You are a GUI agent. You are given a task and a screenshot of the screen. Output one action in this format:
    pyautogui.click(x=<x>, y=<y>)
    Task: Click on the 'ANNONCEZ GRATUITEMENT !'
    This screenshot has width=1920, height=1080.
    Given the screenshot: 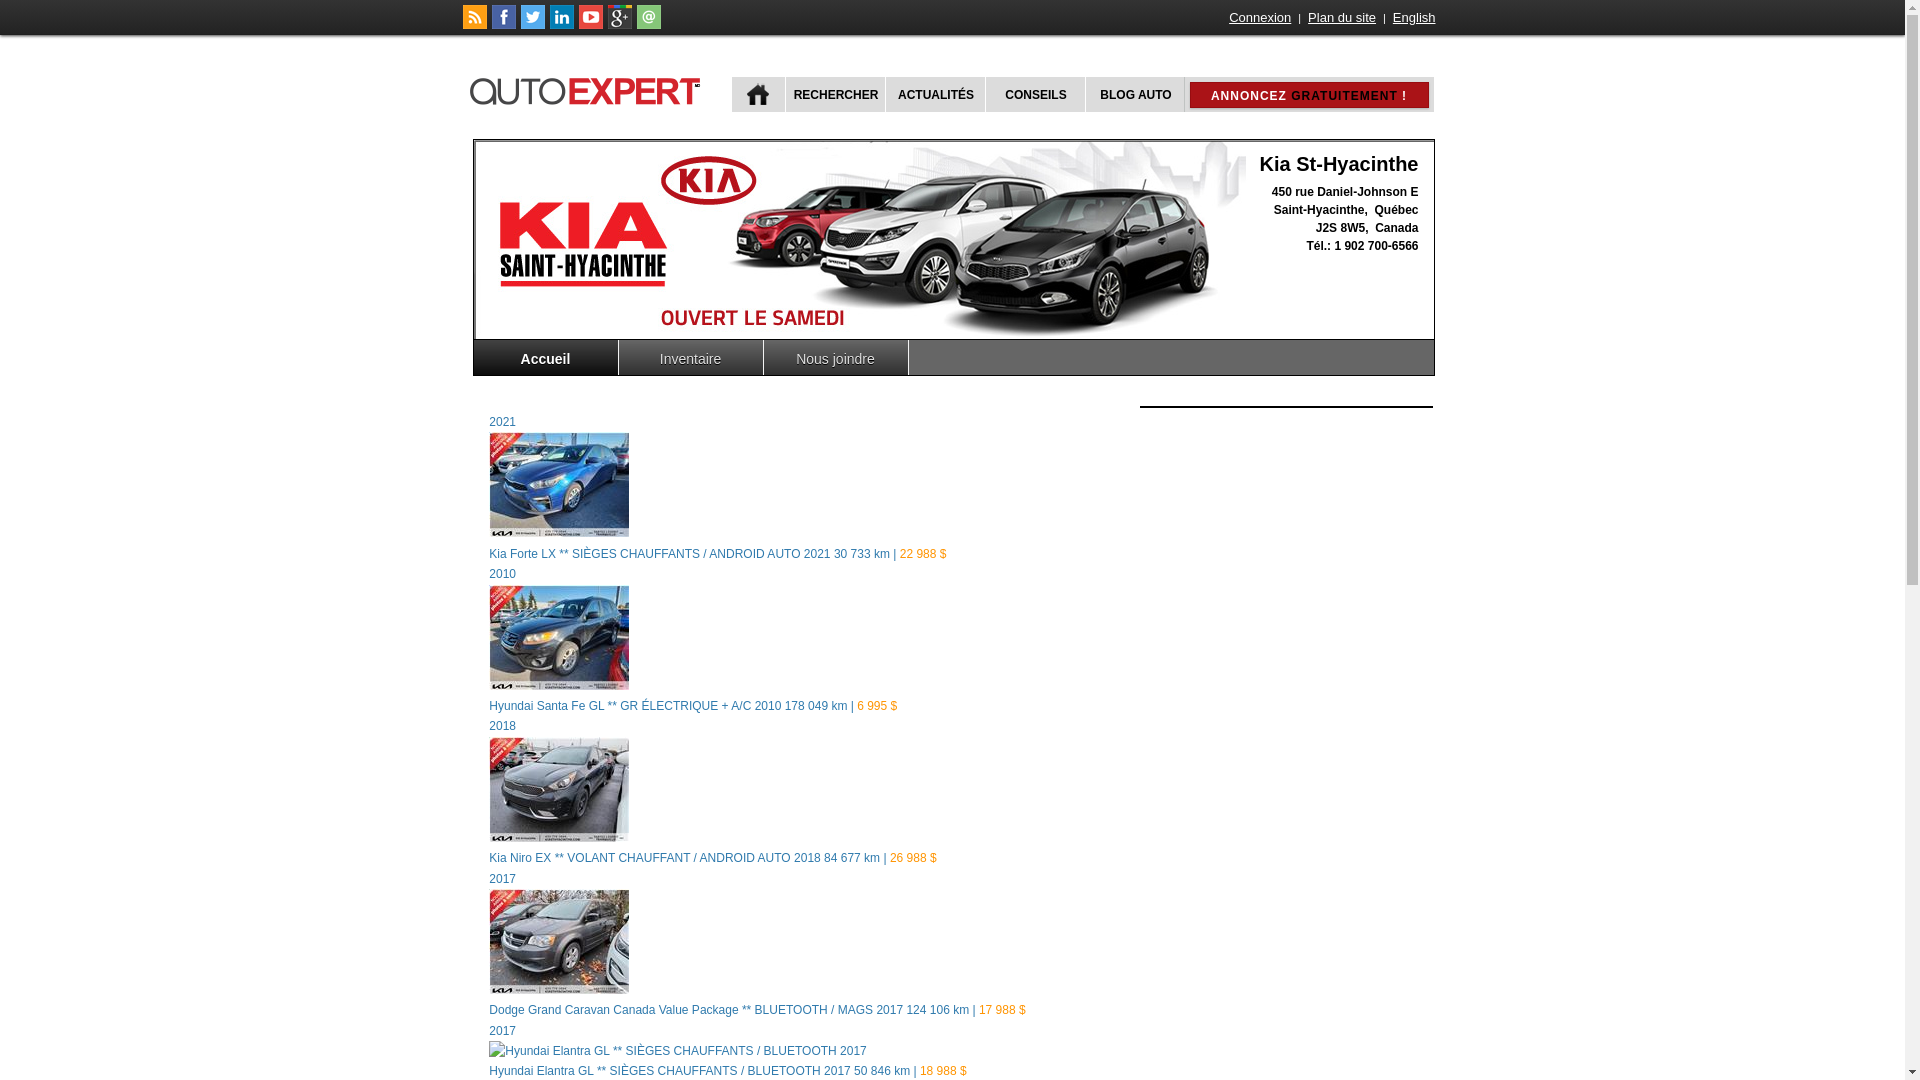 What is the action you would take?
    pyautogui.click(x=1309, y=95)
    